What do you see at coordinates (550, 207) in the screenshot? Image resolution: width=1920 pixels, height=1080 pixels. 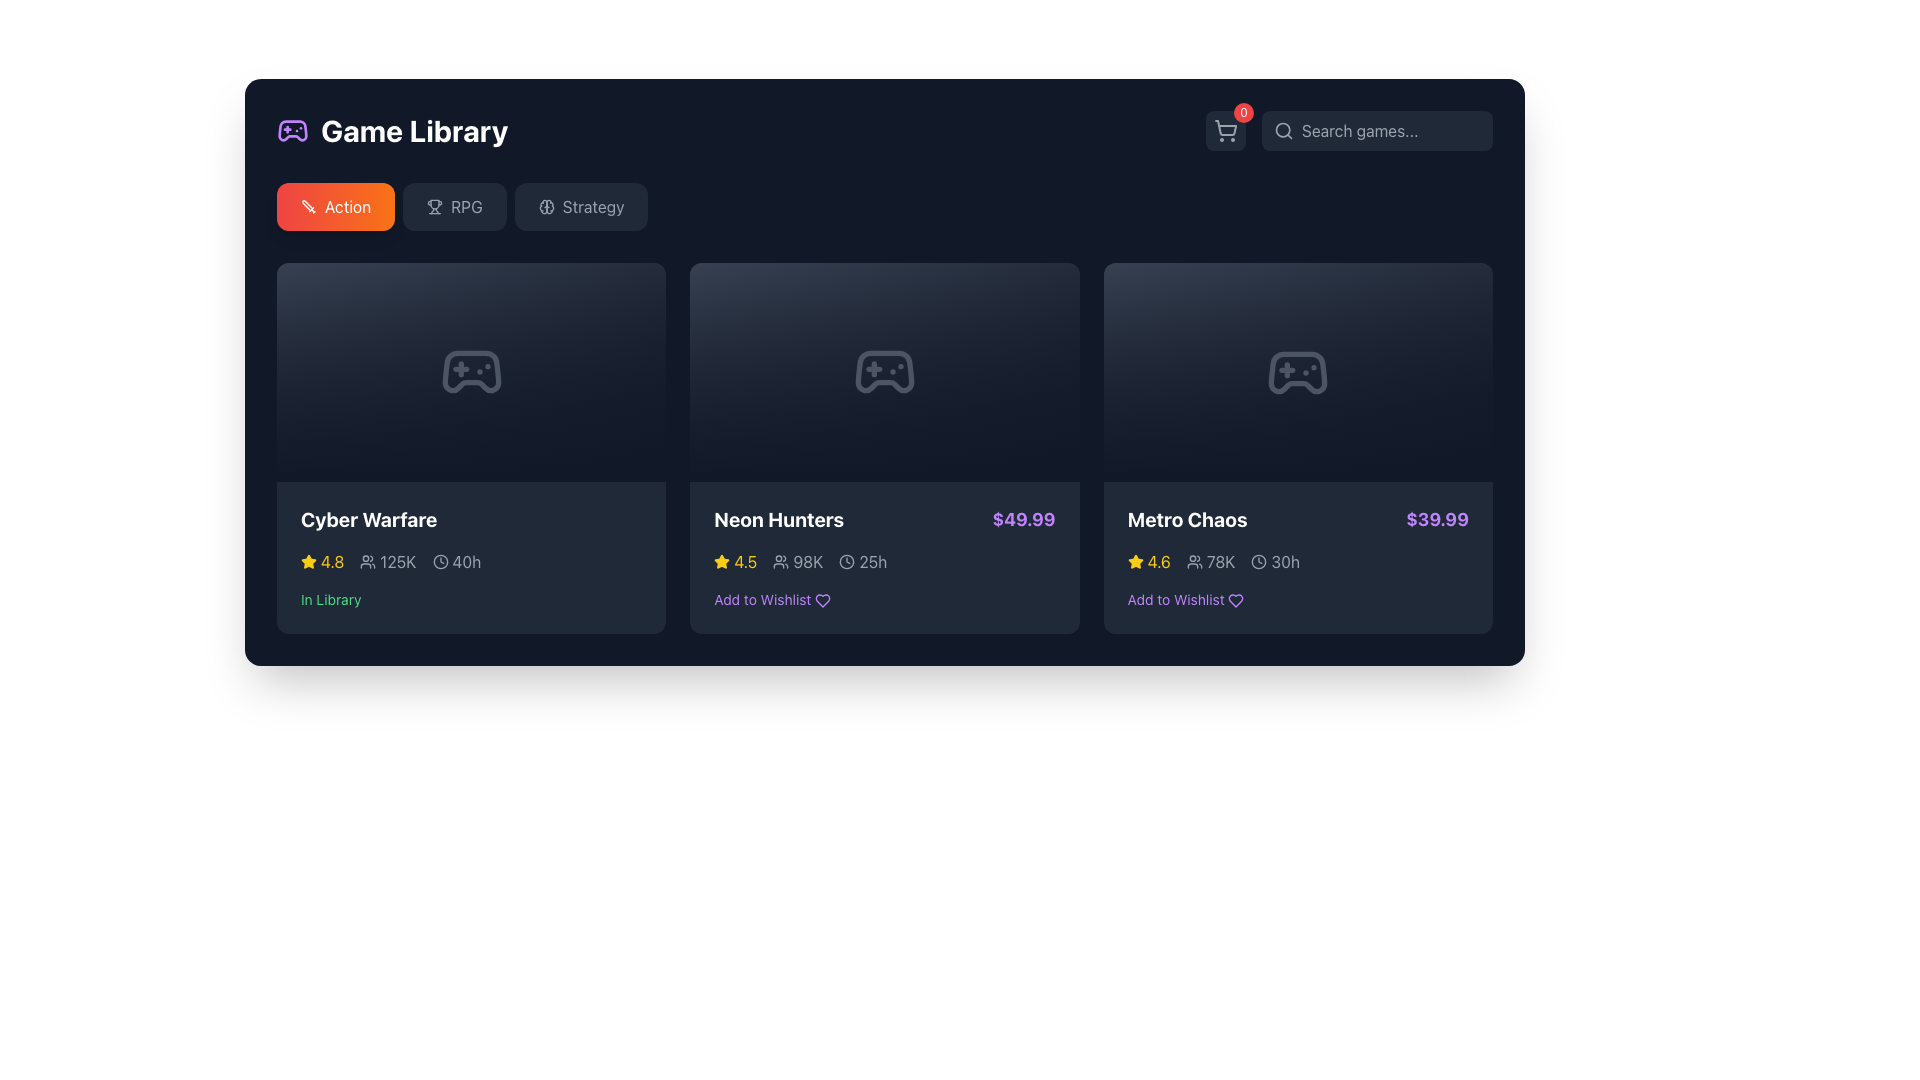 I see `the rounded graphic icon resembling a brain-like structure located at the top-left area of the interface, adjacent to the title 'Game Library.'` at bounding box center [550, 207].